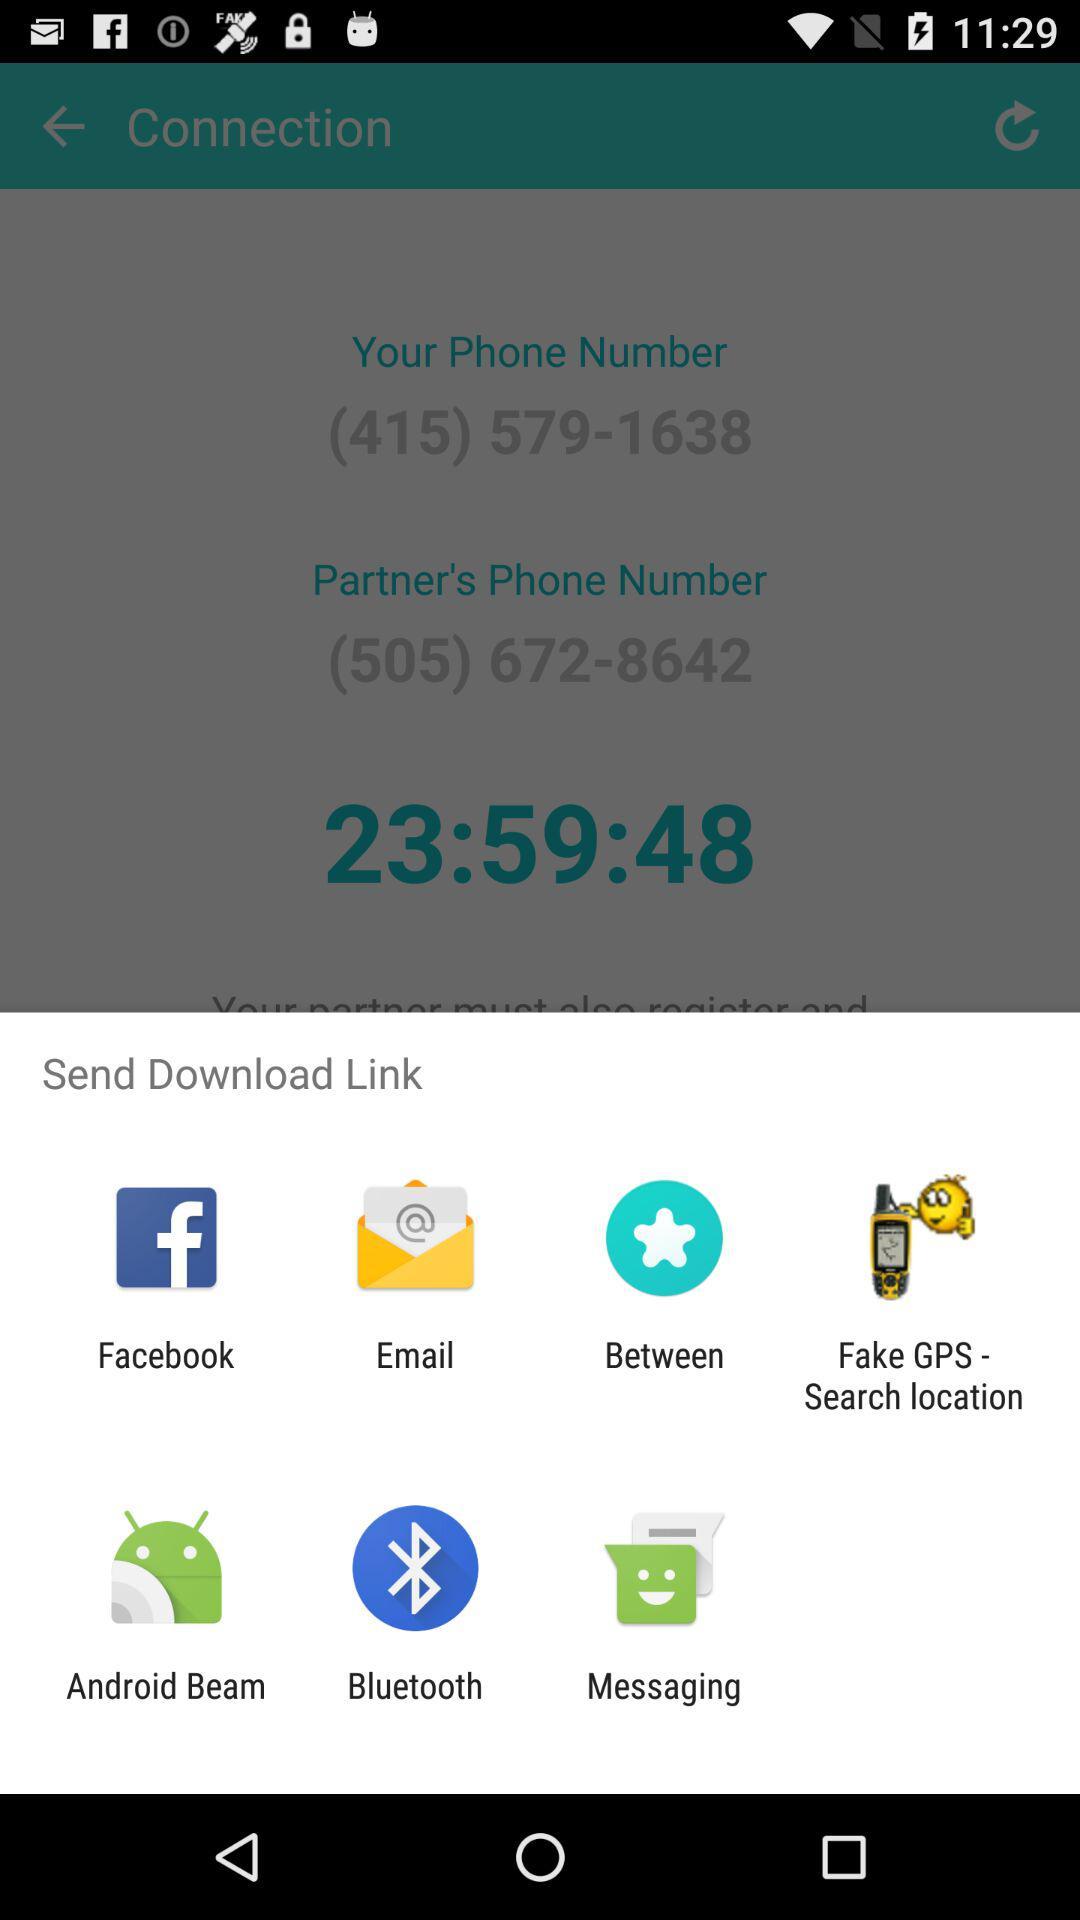 The image size is (1080, 1920). What do you see at coordinates (664, 1374) in the screenshot?
I see `the icon to the left of fake gps search` at bounding box center [664, 1374].